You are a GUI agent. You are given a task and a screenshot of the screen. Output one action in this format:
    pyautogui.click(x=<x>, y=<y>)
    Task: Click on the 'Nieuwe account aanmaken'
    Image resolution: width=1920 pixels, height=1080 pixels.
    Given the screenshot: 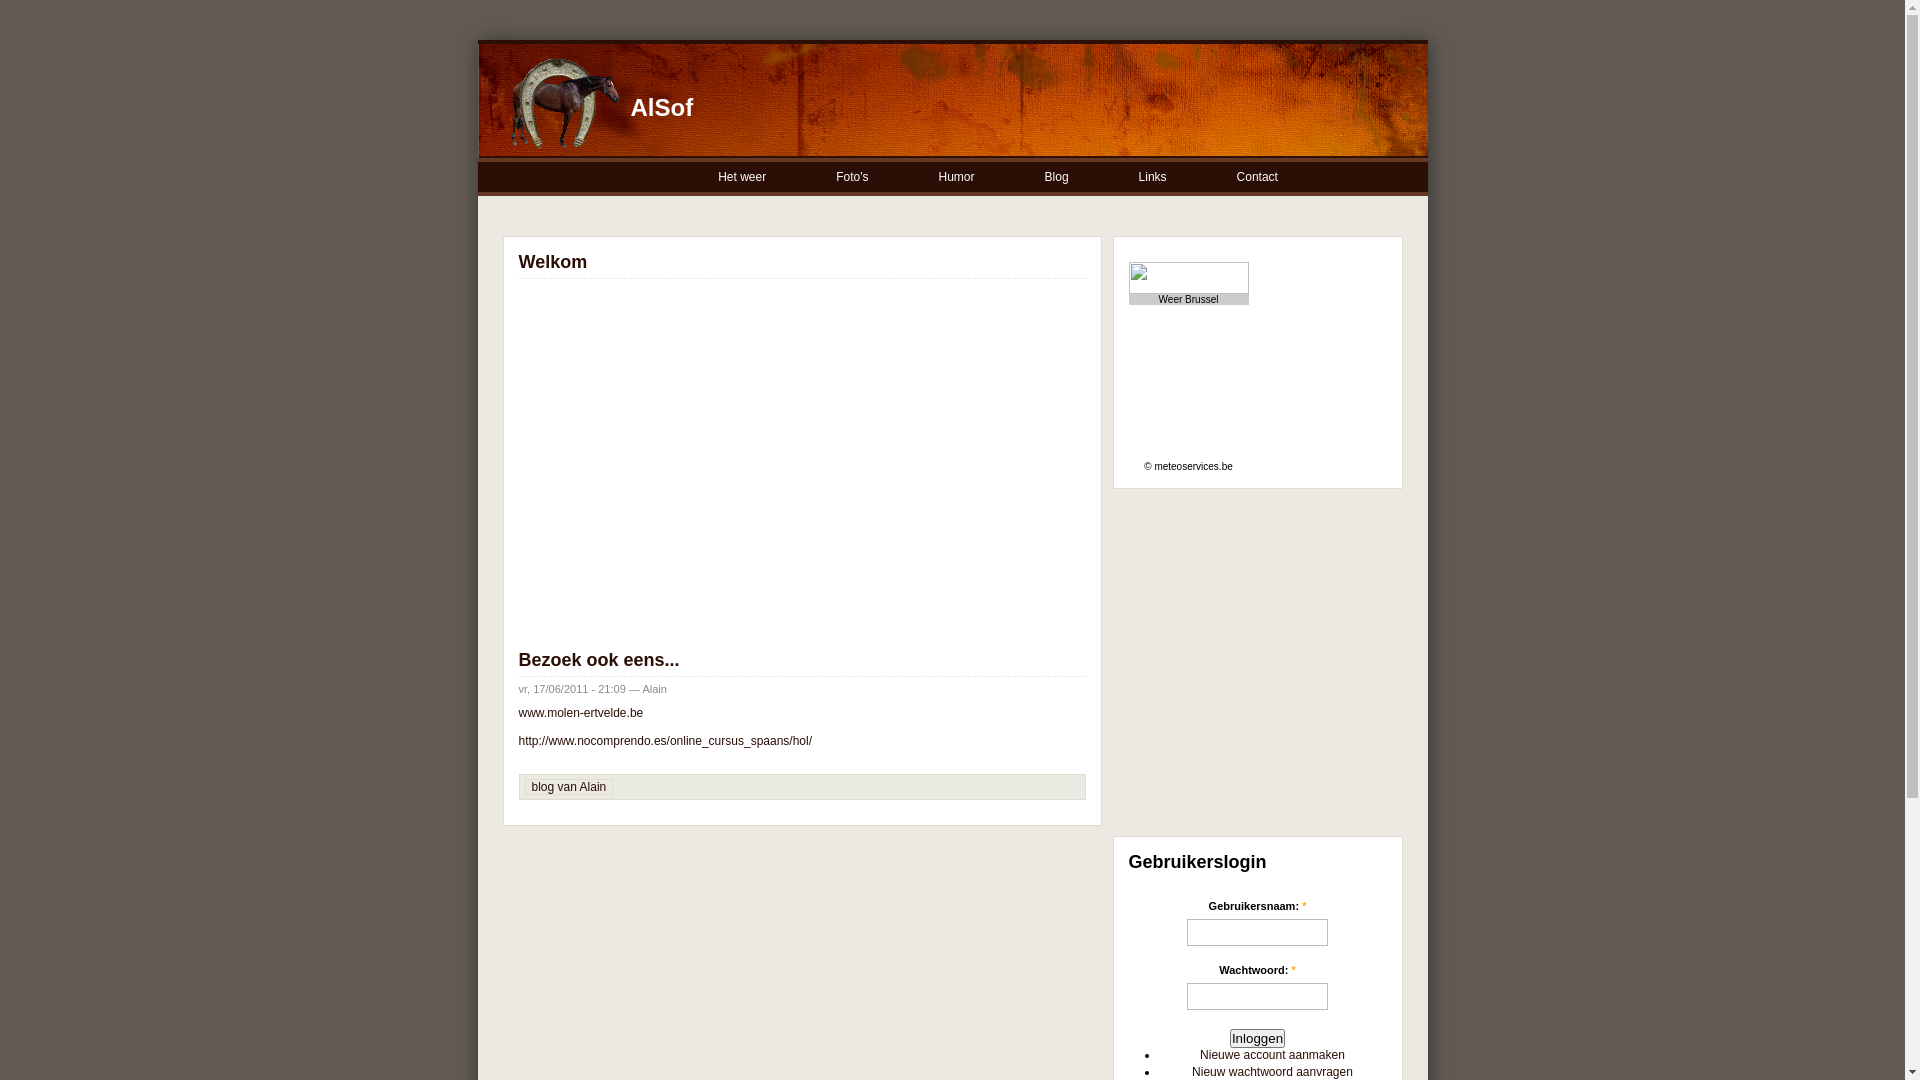 What is the action you would take?
    pyautogui.click(x=1271, y=1054)
    